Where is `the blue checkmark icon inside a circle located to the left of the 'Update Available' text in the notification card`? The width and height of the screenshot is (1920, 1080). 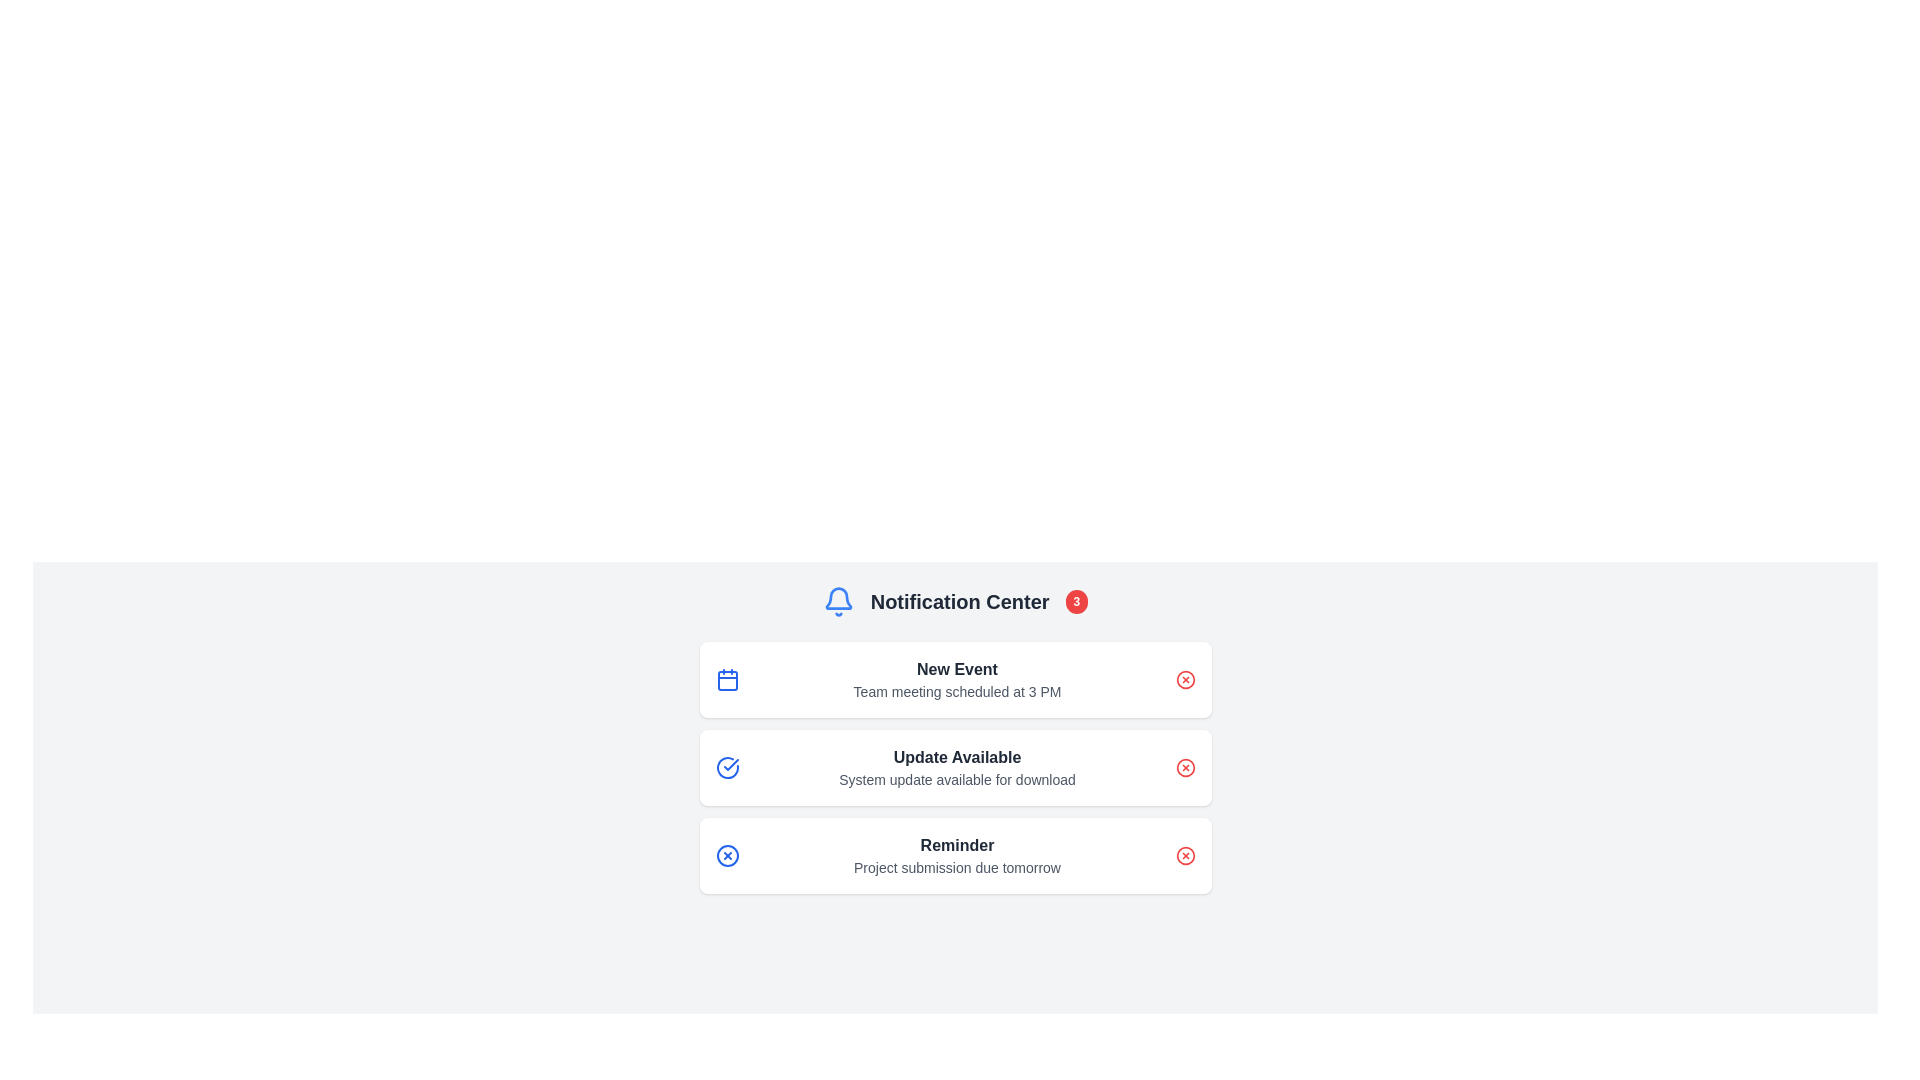 the blue checkmark icon inside a circle located to the left of the 'Update Available' text in the notification card is located at coordinates (726, 766).